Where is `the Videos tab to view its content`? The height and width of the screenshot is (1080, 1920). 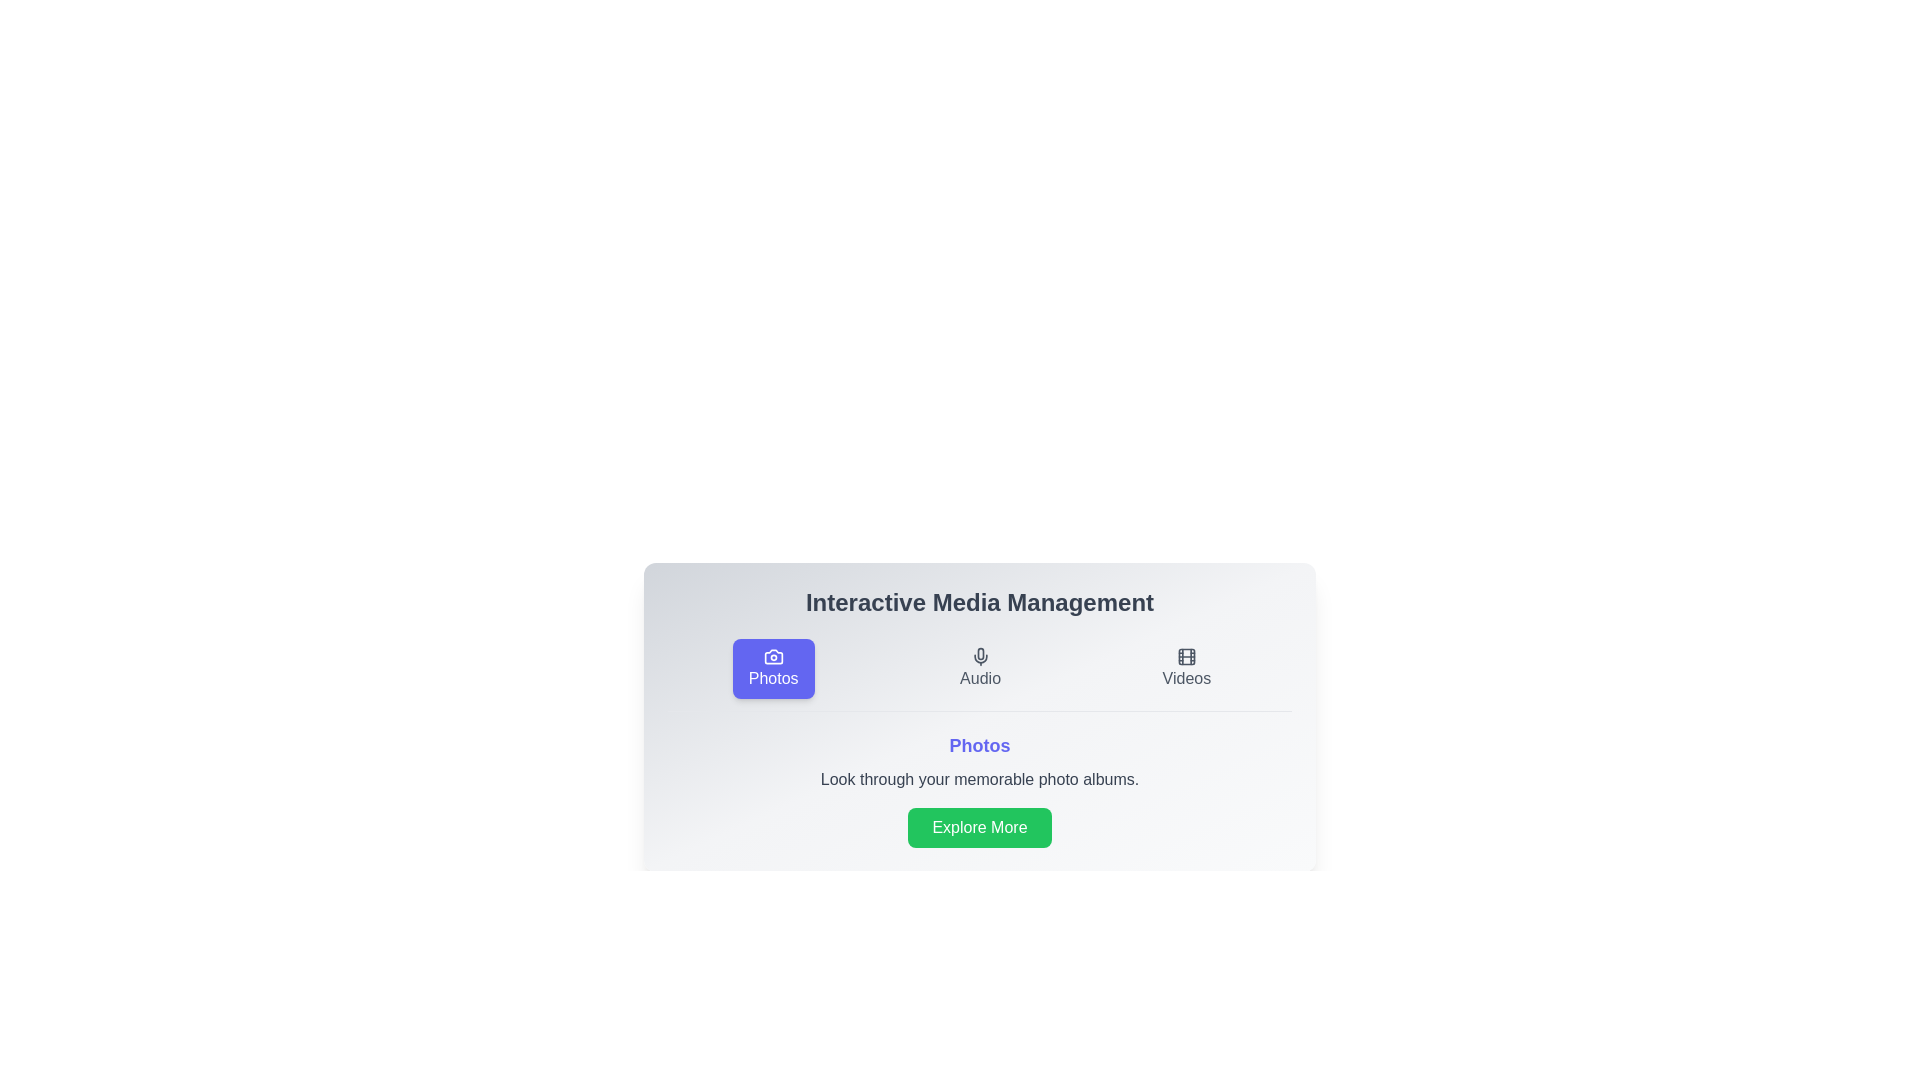 the Videos tab to view its content is located at coordinates (1186, 668).